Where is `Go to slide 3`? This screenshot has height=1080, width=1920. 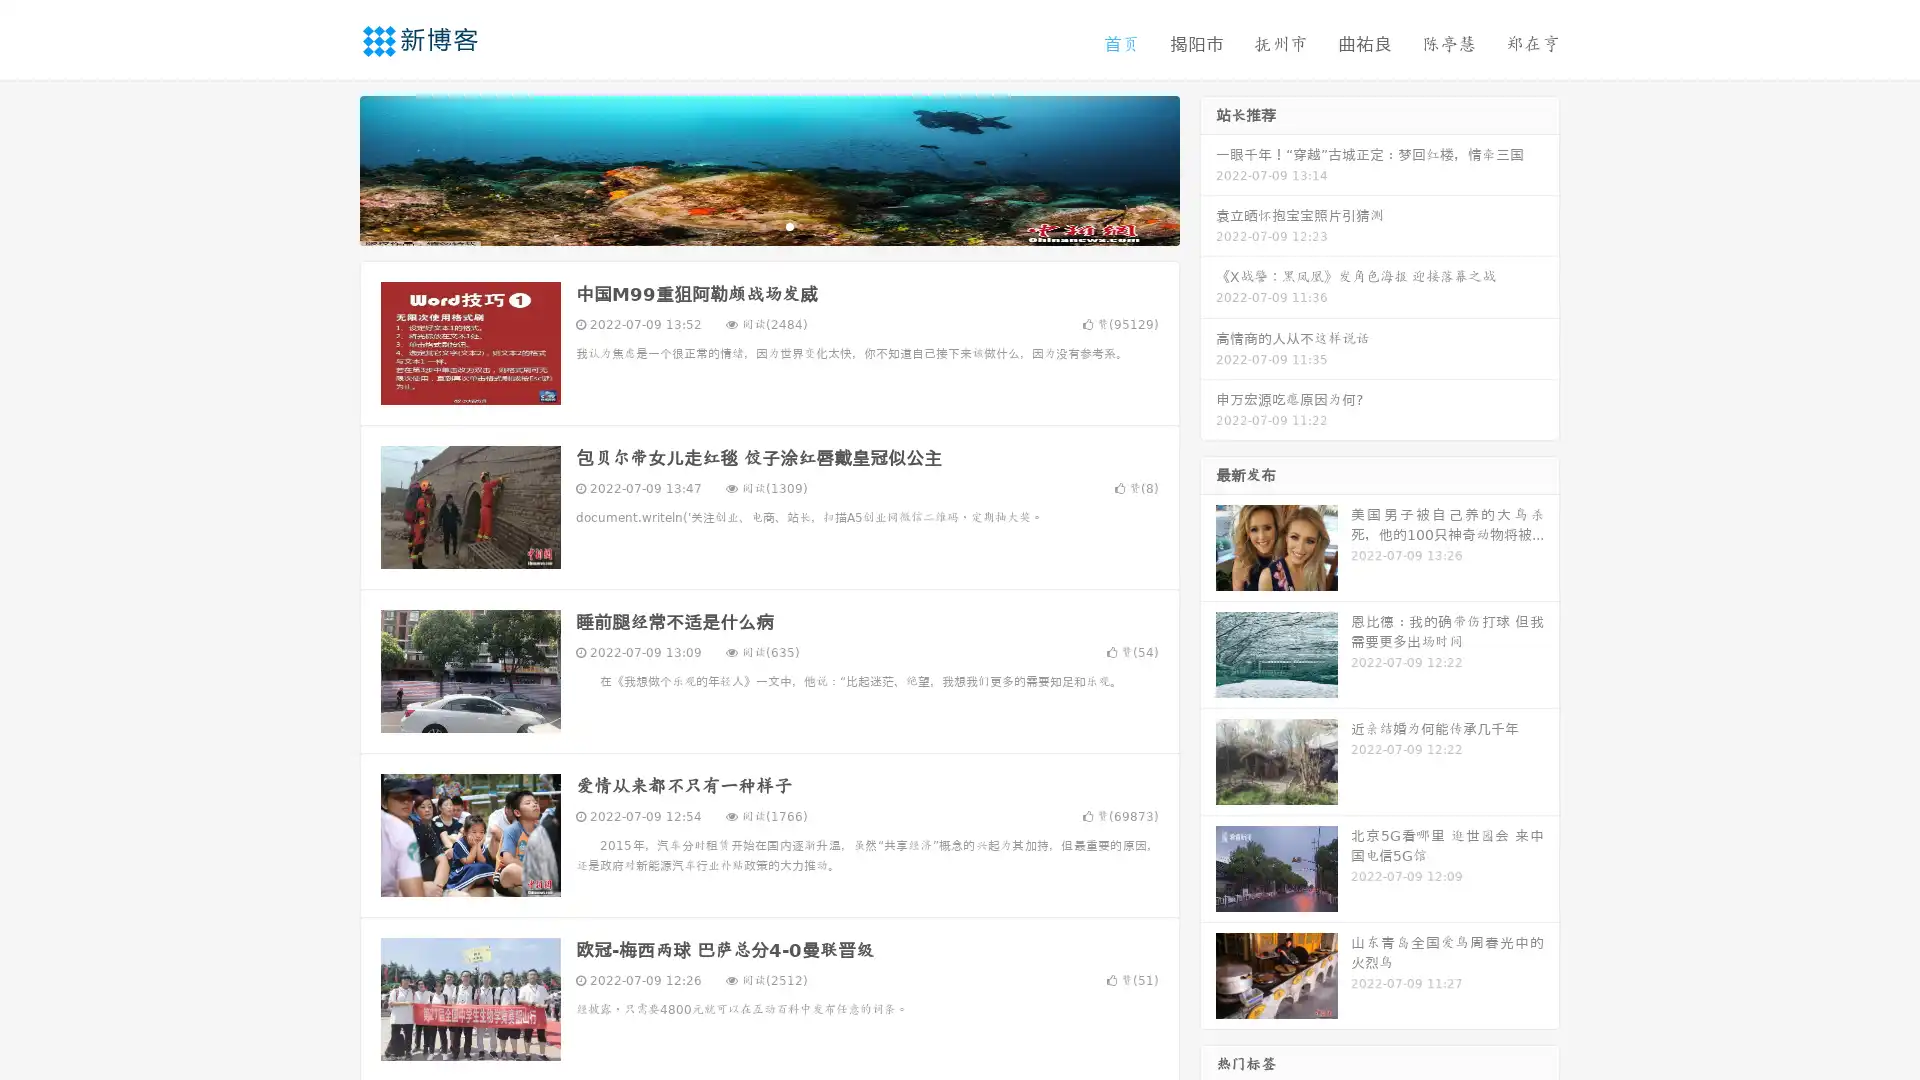
Go to slide 3 is located at coordinates (789, 225).